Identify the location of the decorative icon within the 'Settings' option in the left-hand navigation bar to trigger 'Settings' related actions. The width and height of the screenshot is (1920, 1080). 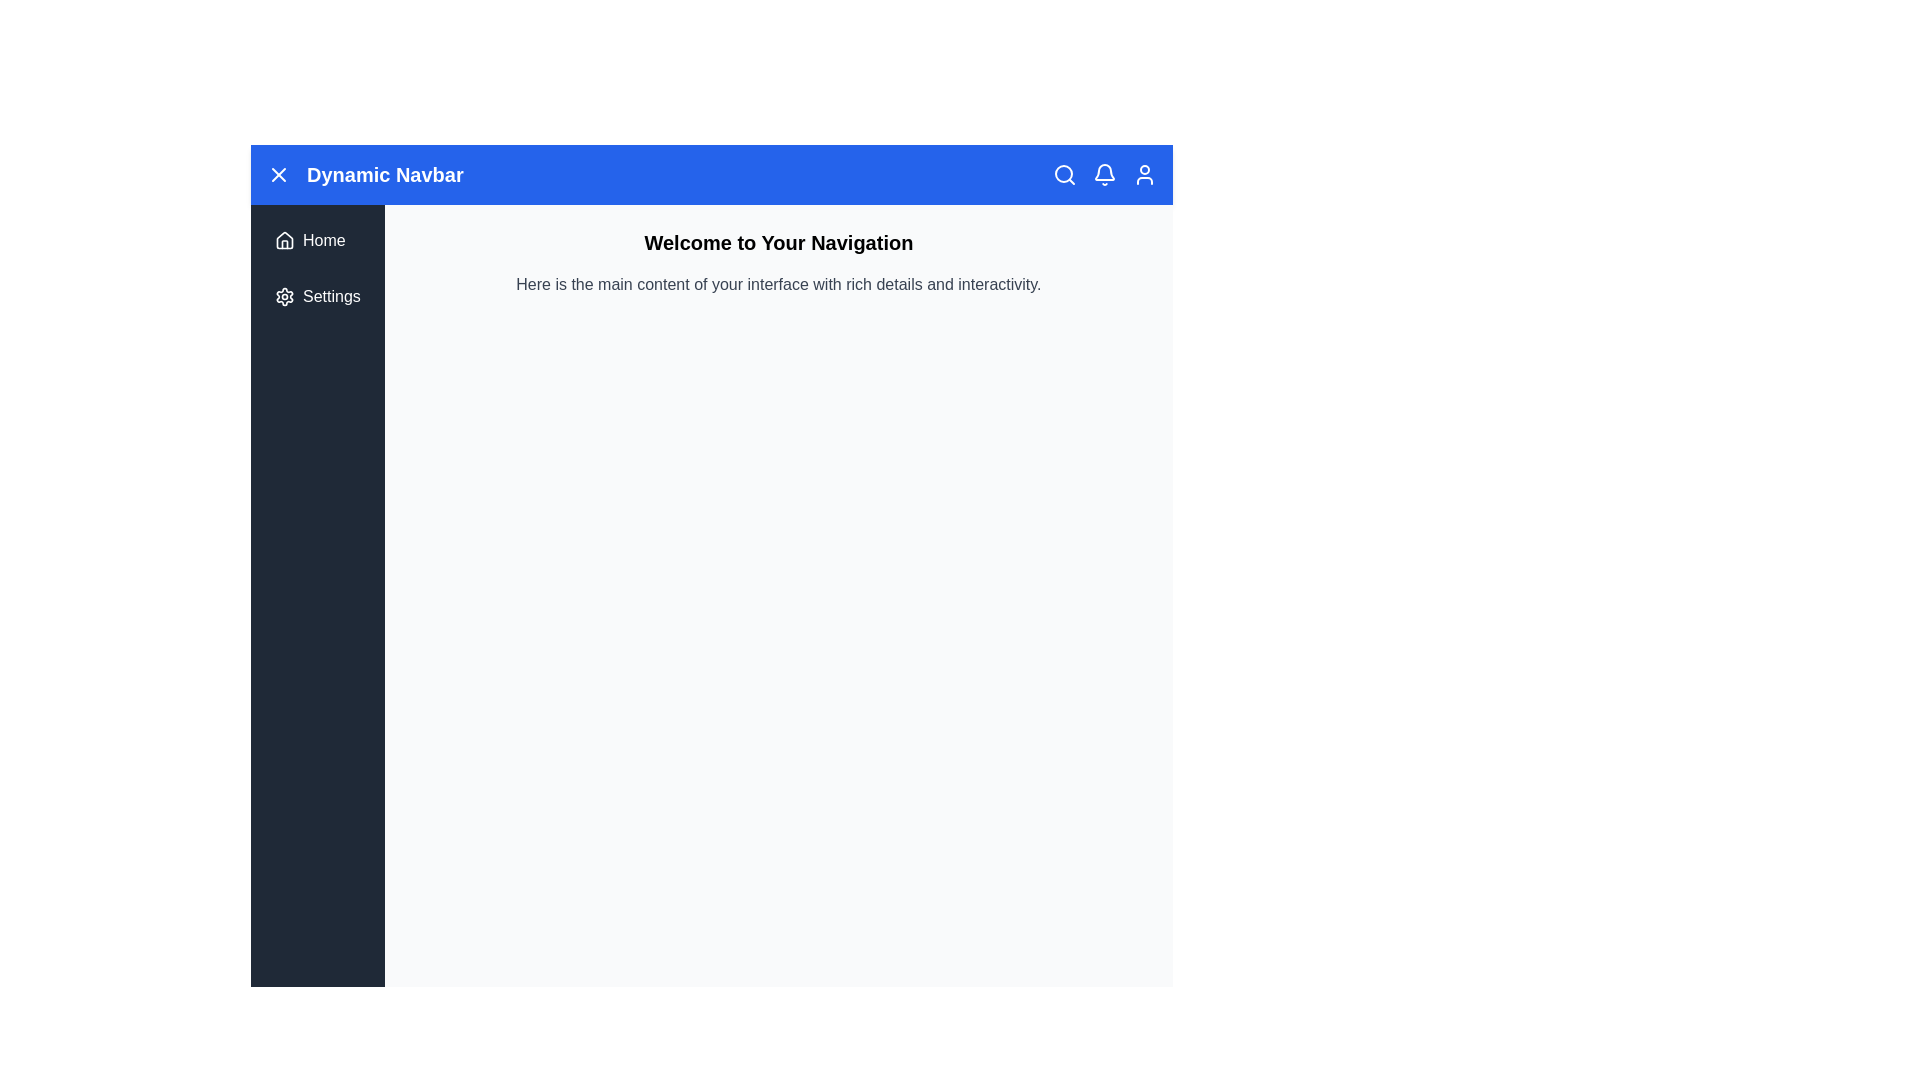
(283, 297).